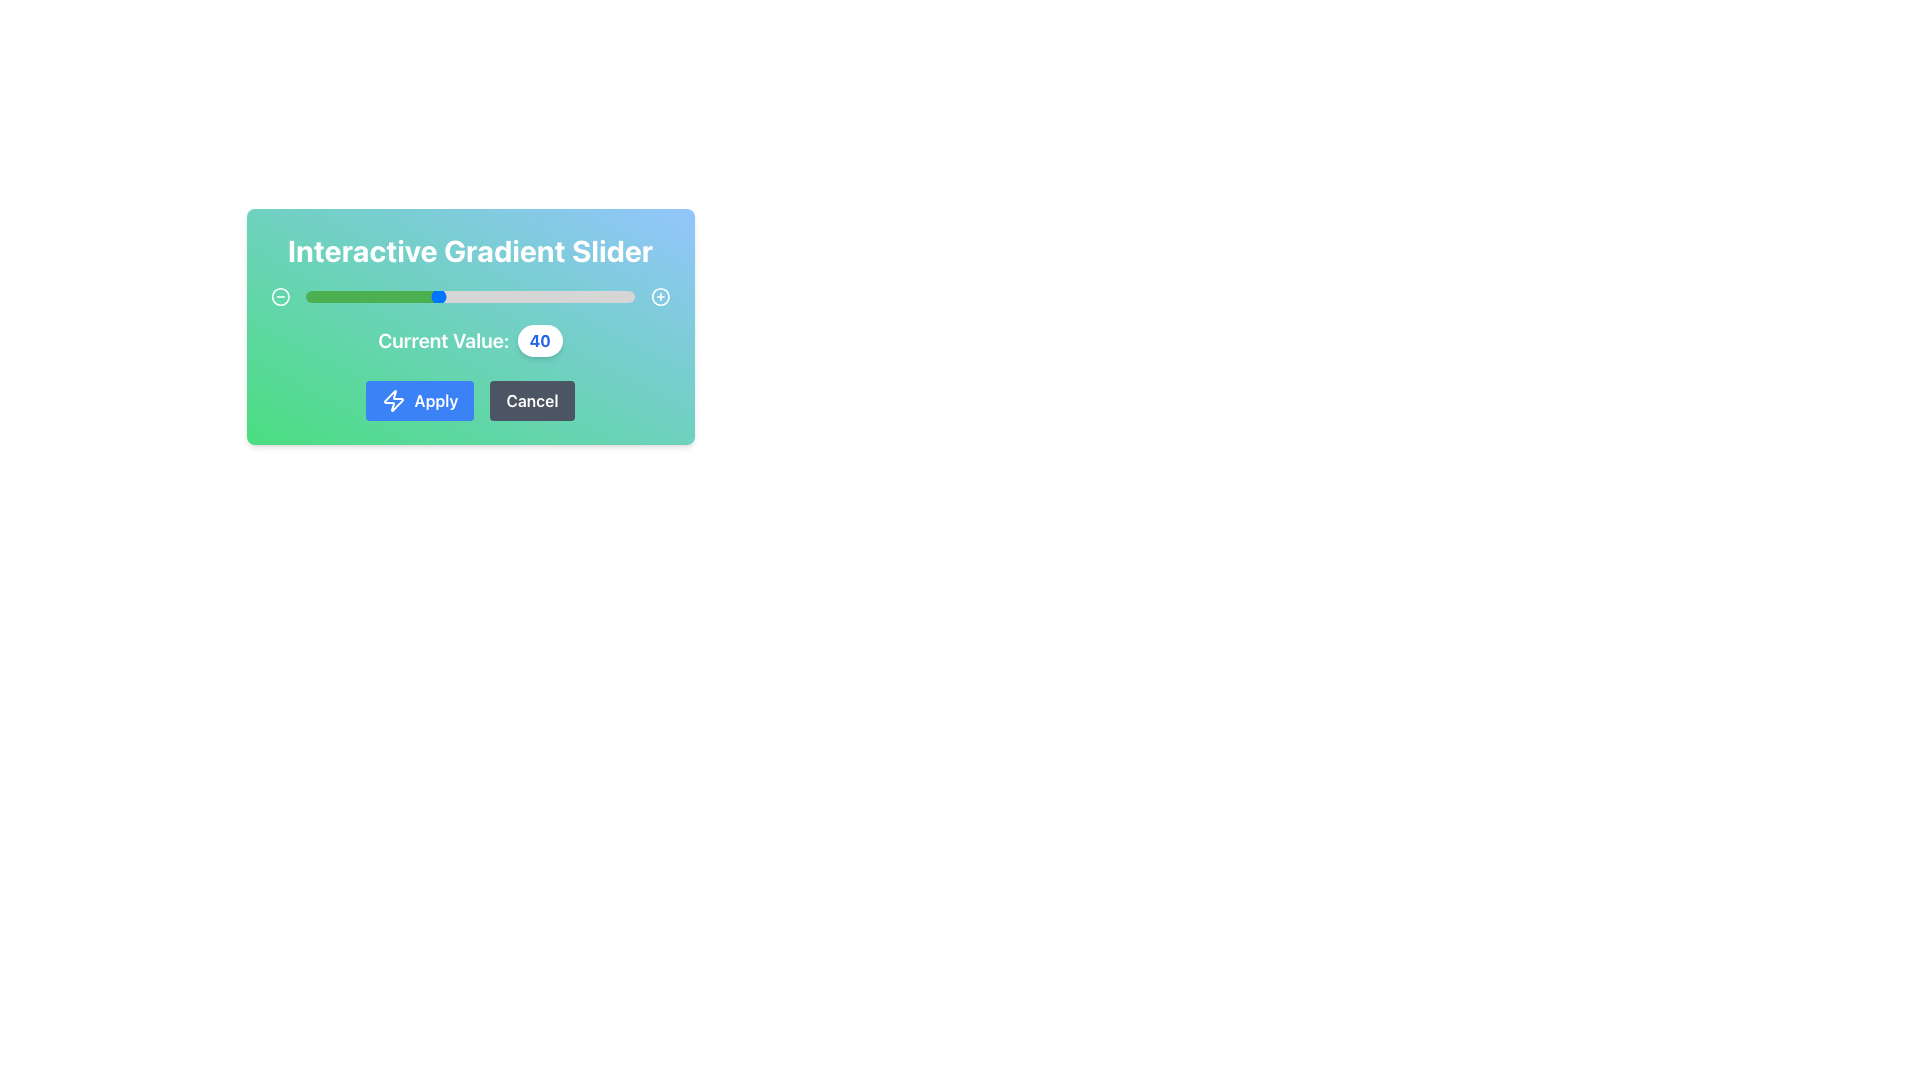 Image resolution: width=1920 pixels, height=1080 pixels. What do you see at coordinates (325, 297) in the screenshot?
I see `the slider's value` at bounding box center [325, 297].